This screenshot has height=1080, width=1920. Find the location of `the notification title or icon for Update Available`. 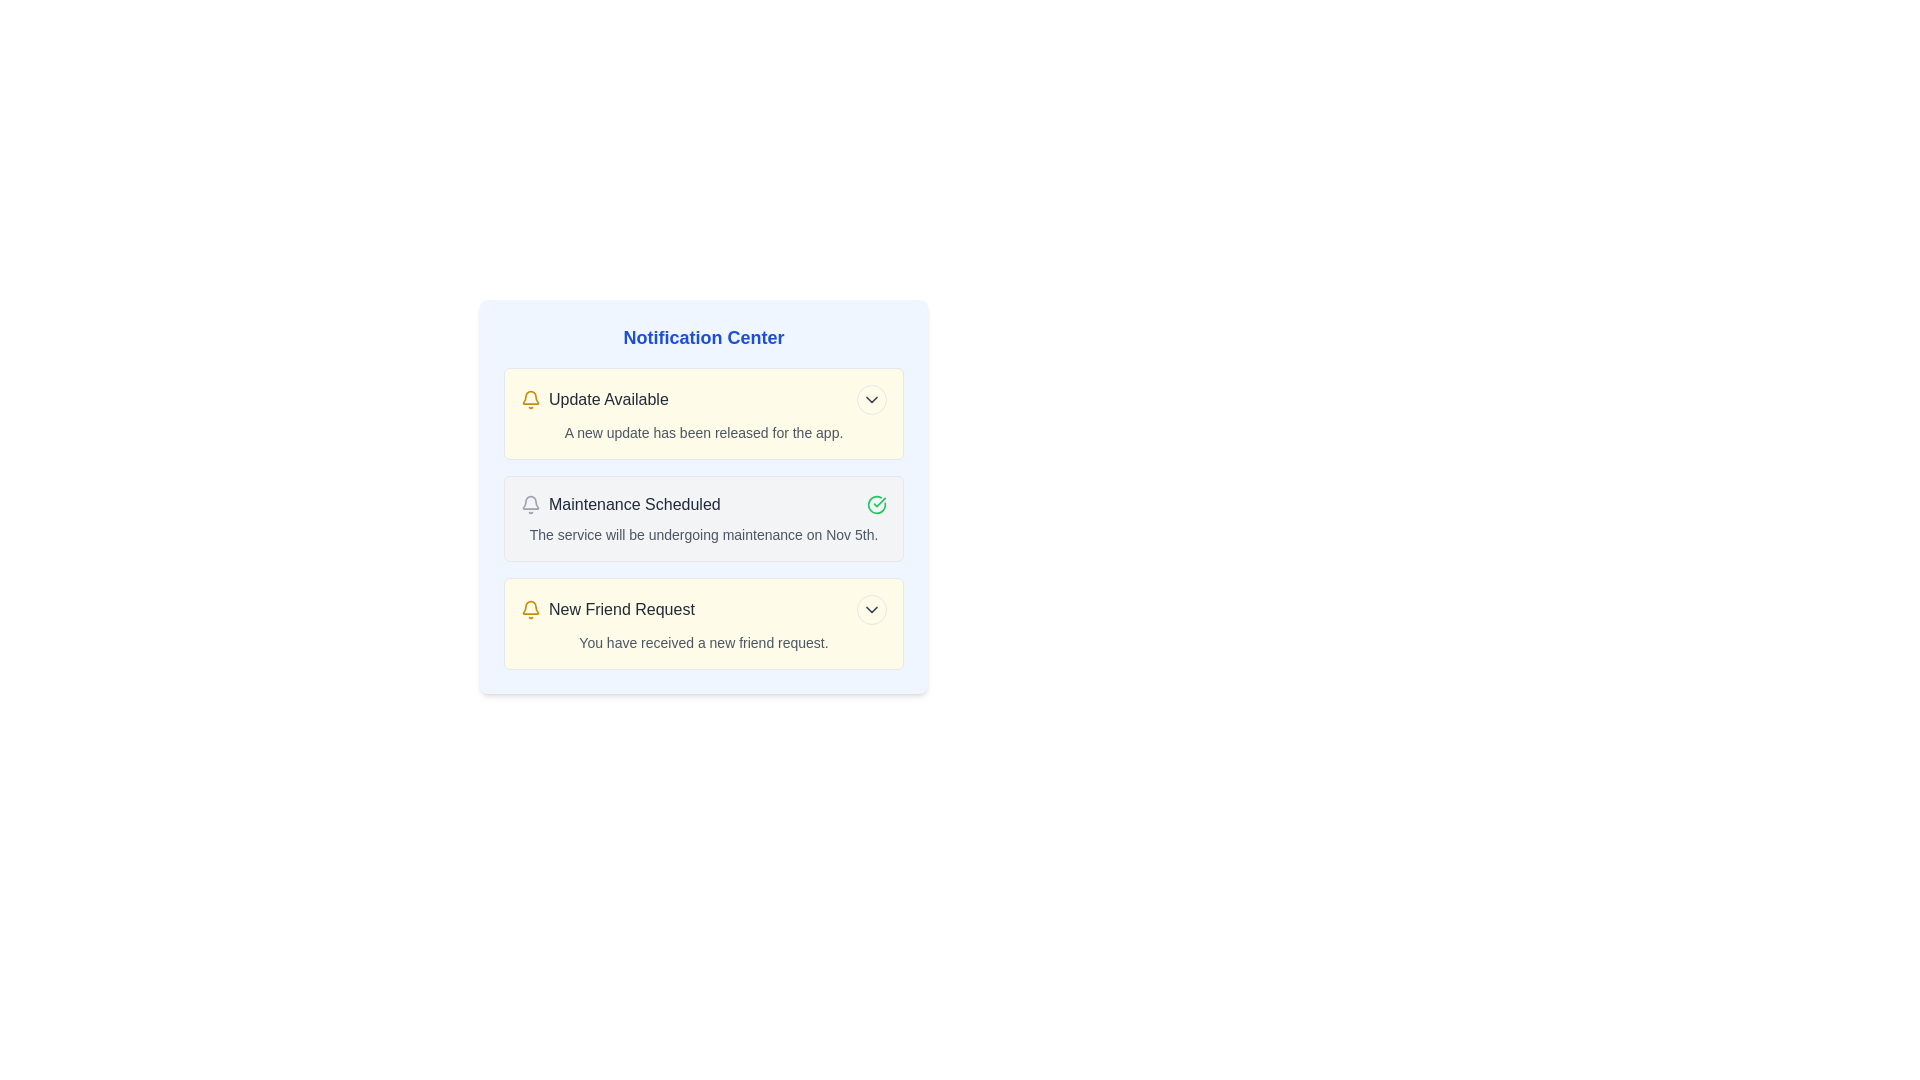

the notification title or icon for Update Available is located at coordinates (531, 400).